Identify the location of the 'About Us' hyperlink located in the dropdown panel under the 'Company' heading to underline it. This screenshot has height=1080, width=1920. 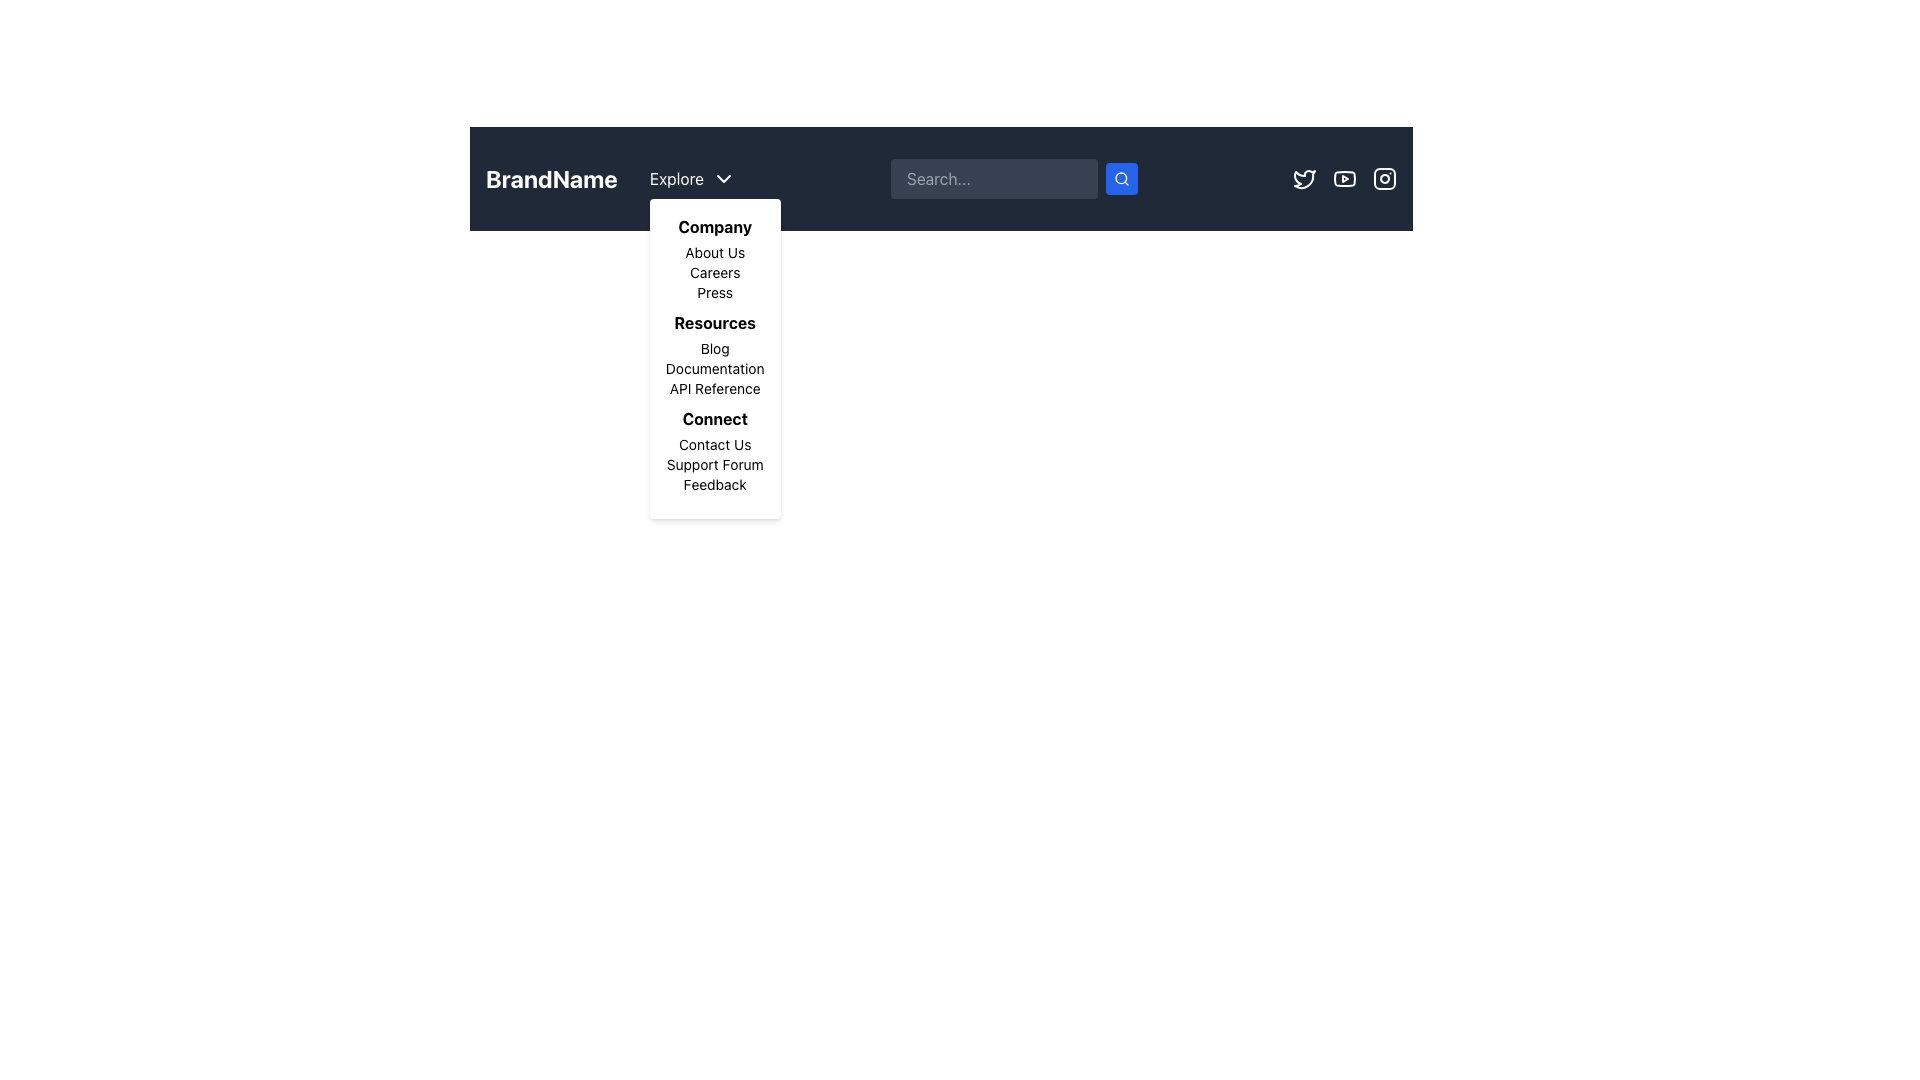
(715, 252).